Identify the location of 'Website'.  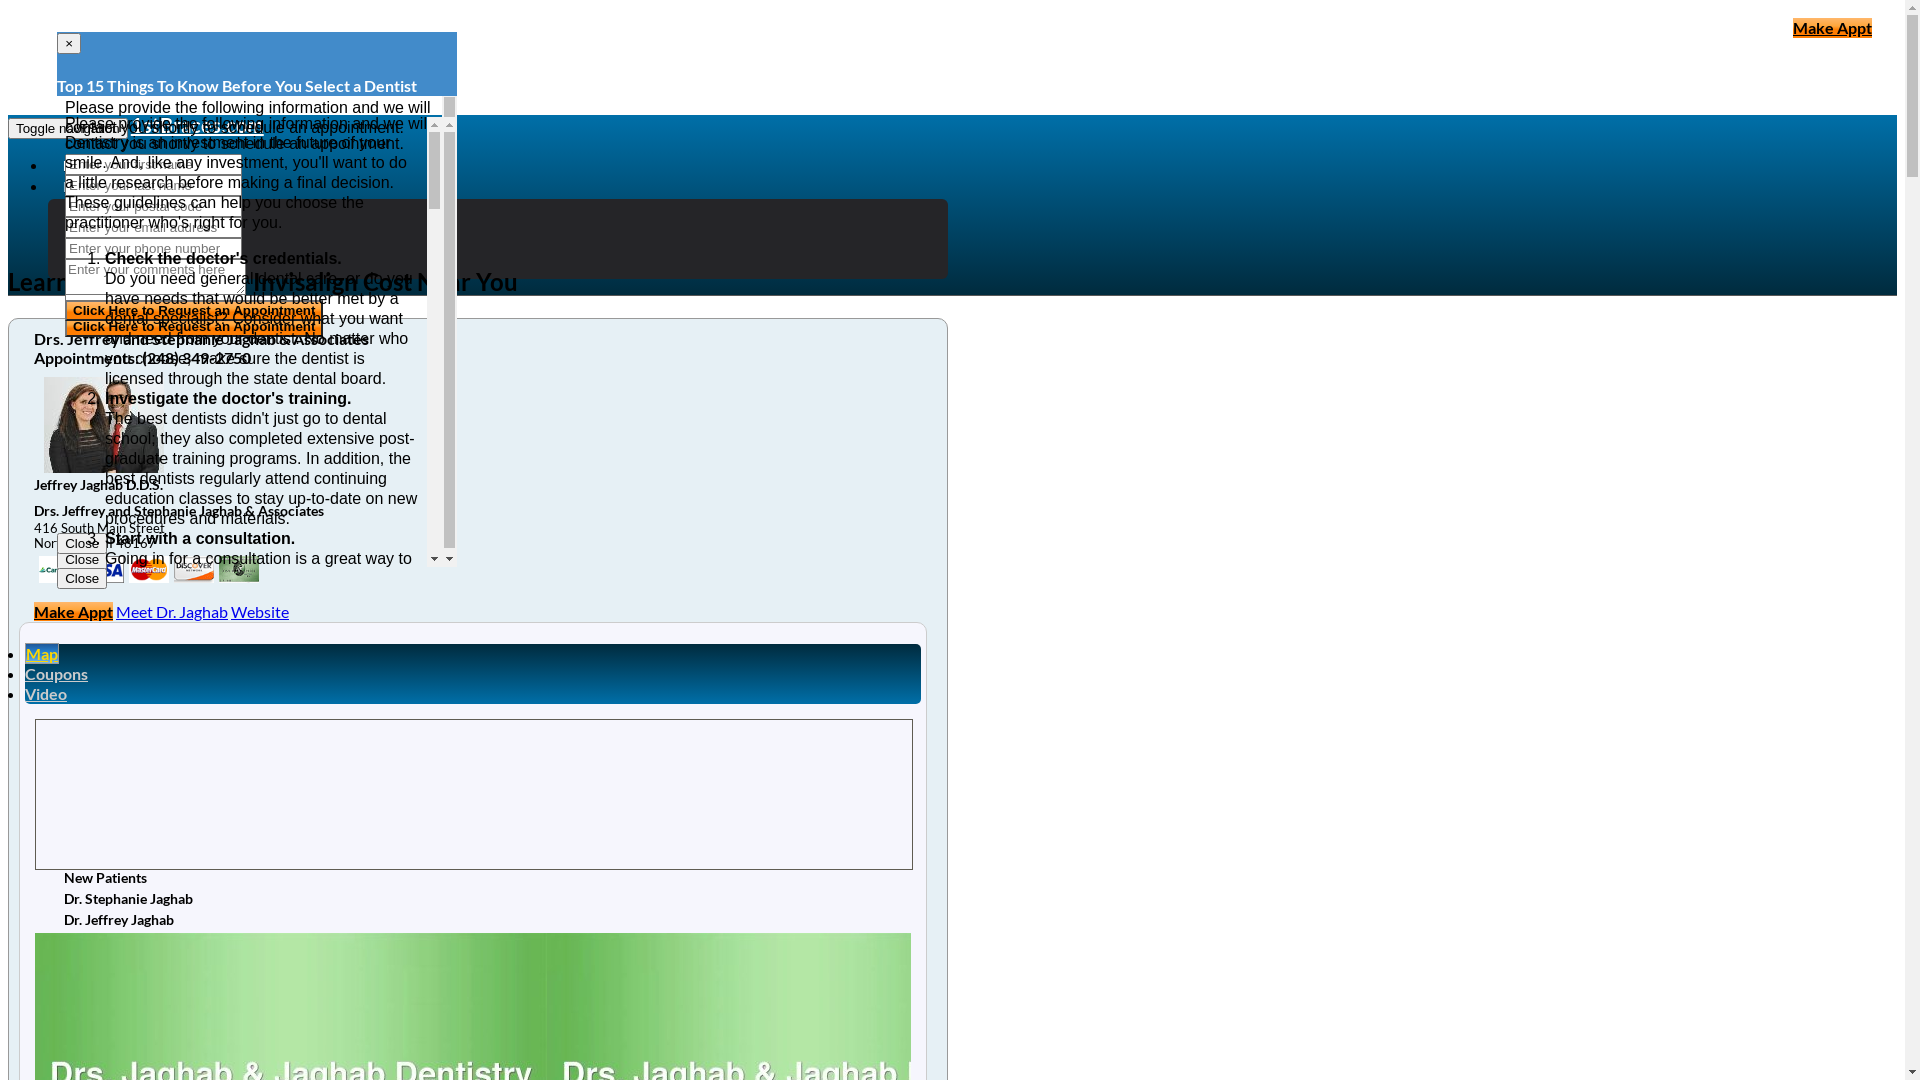
(258, 610).